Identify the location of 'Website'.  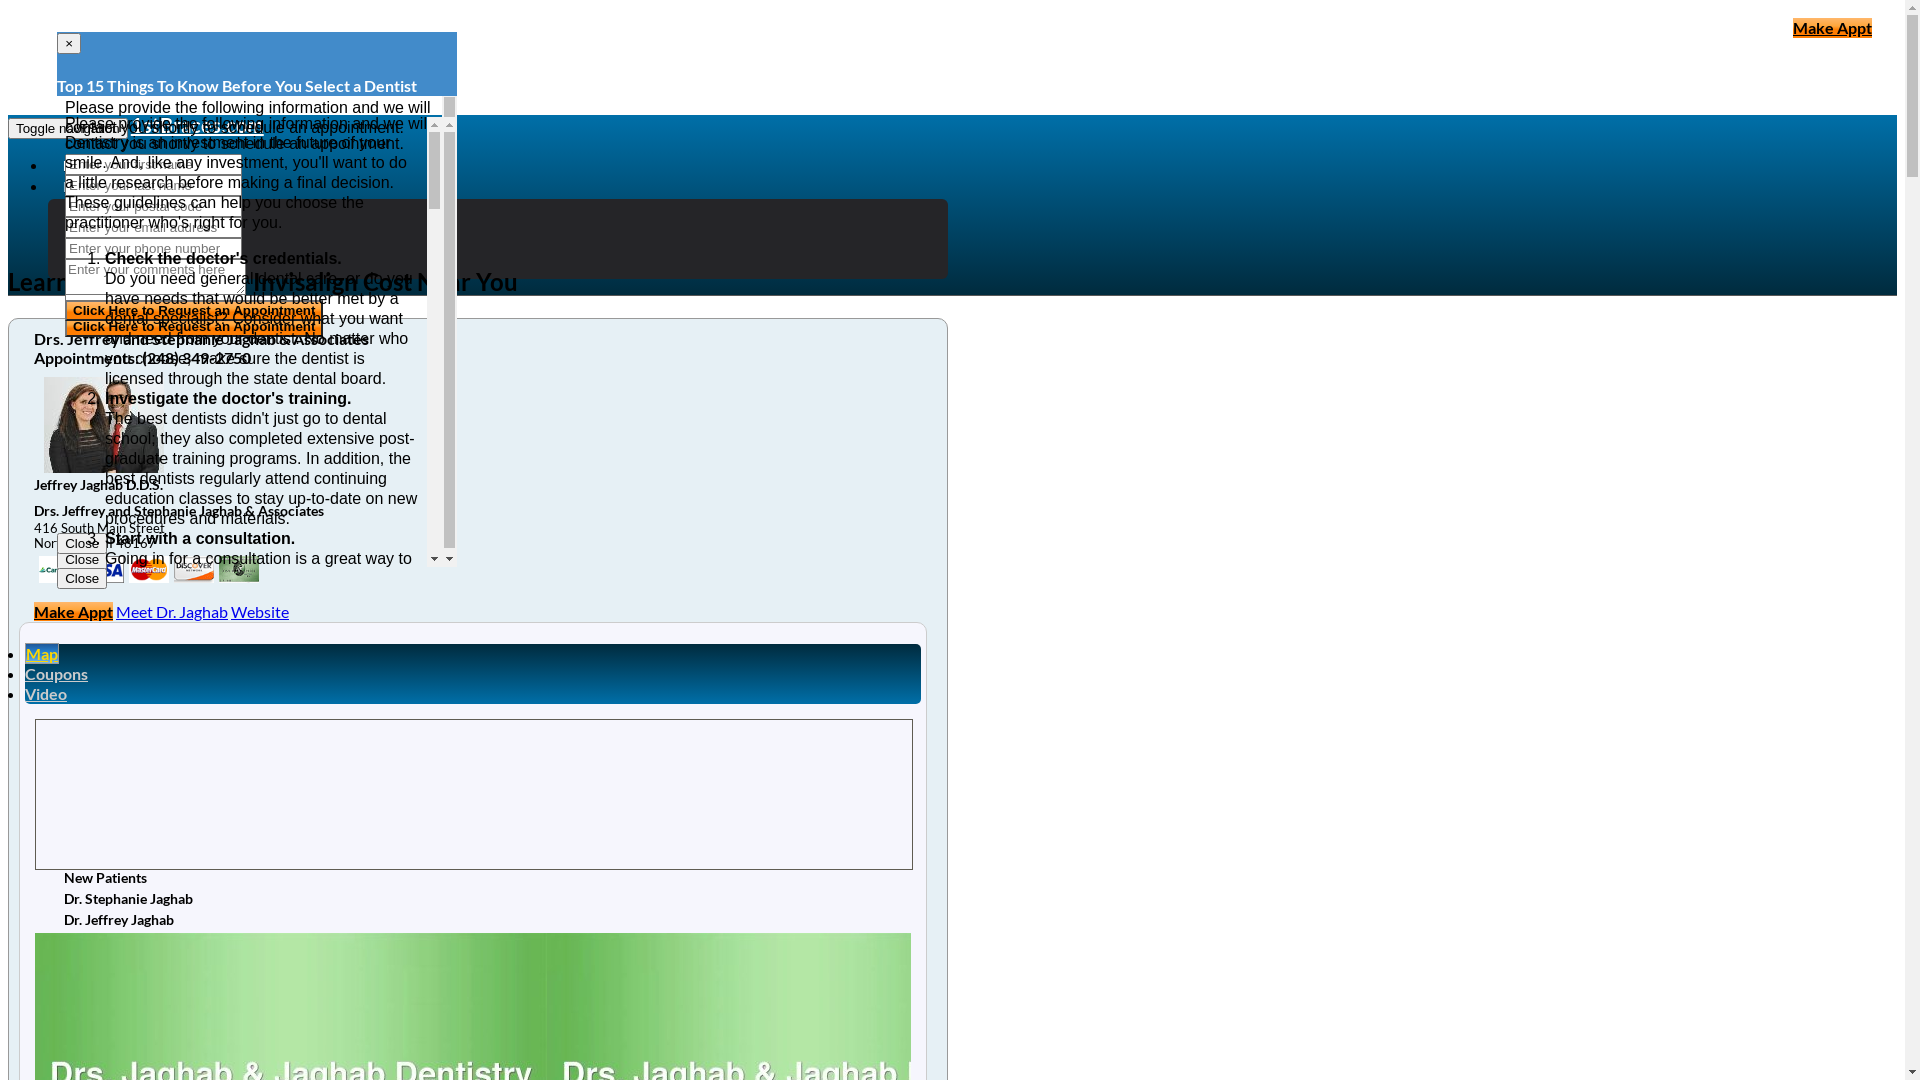
(258, 610).